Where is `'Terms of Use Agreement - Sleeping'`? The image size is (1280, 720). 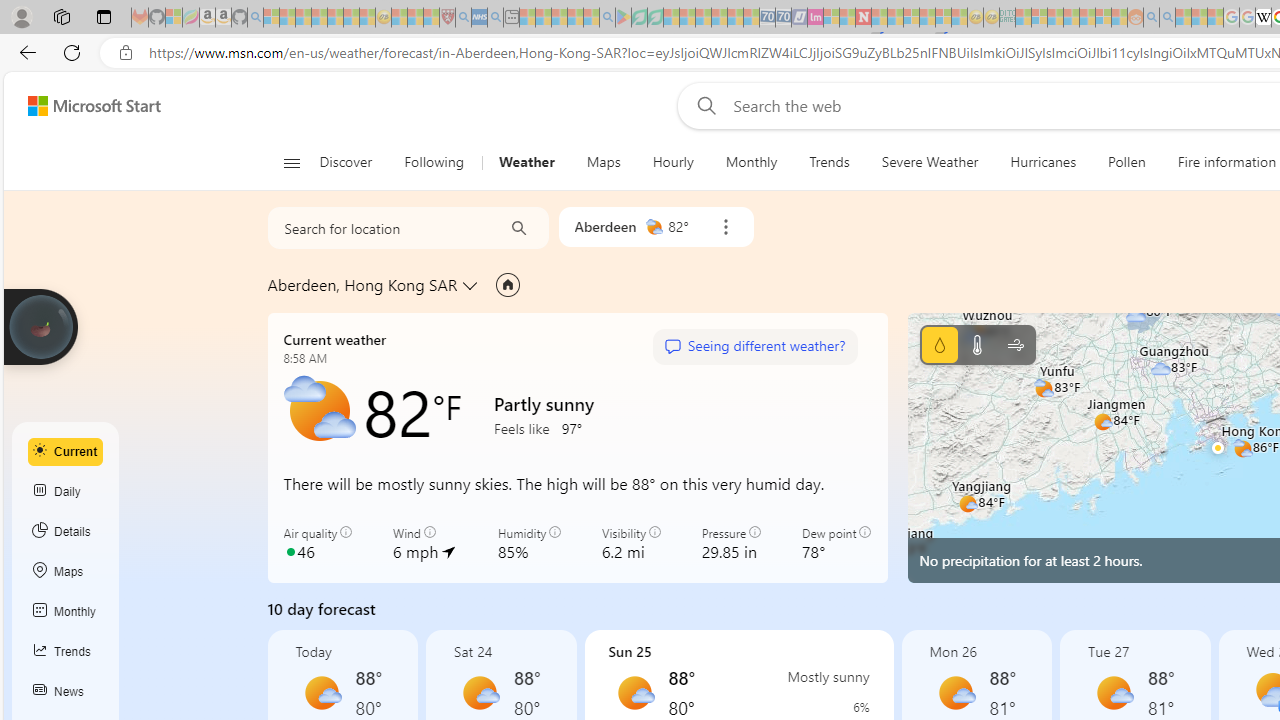 'Terms of Use Agreement - Sleeping' is located at coordinates (638, 17).